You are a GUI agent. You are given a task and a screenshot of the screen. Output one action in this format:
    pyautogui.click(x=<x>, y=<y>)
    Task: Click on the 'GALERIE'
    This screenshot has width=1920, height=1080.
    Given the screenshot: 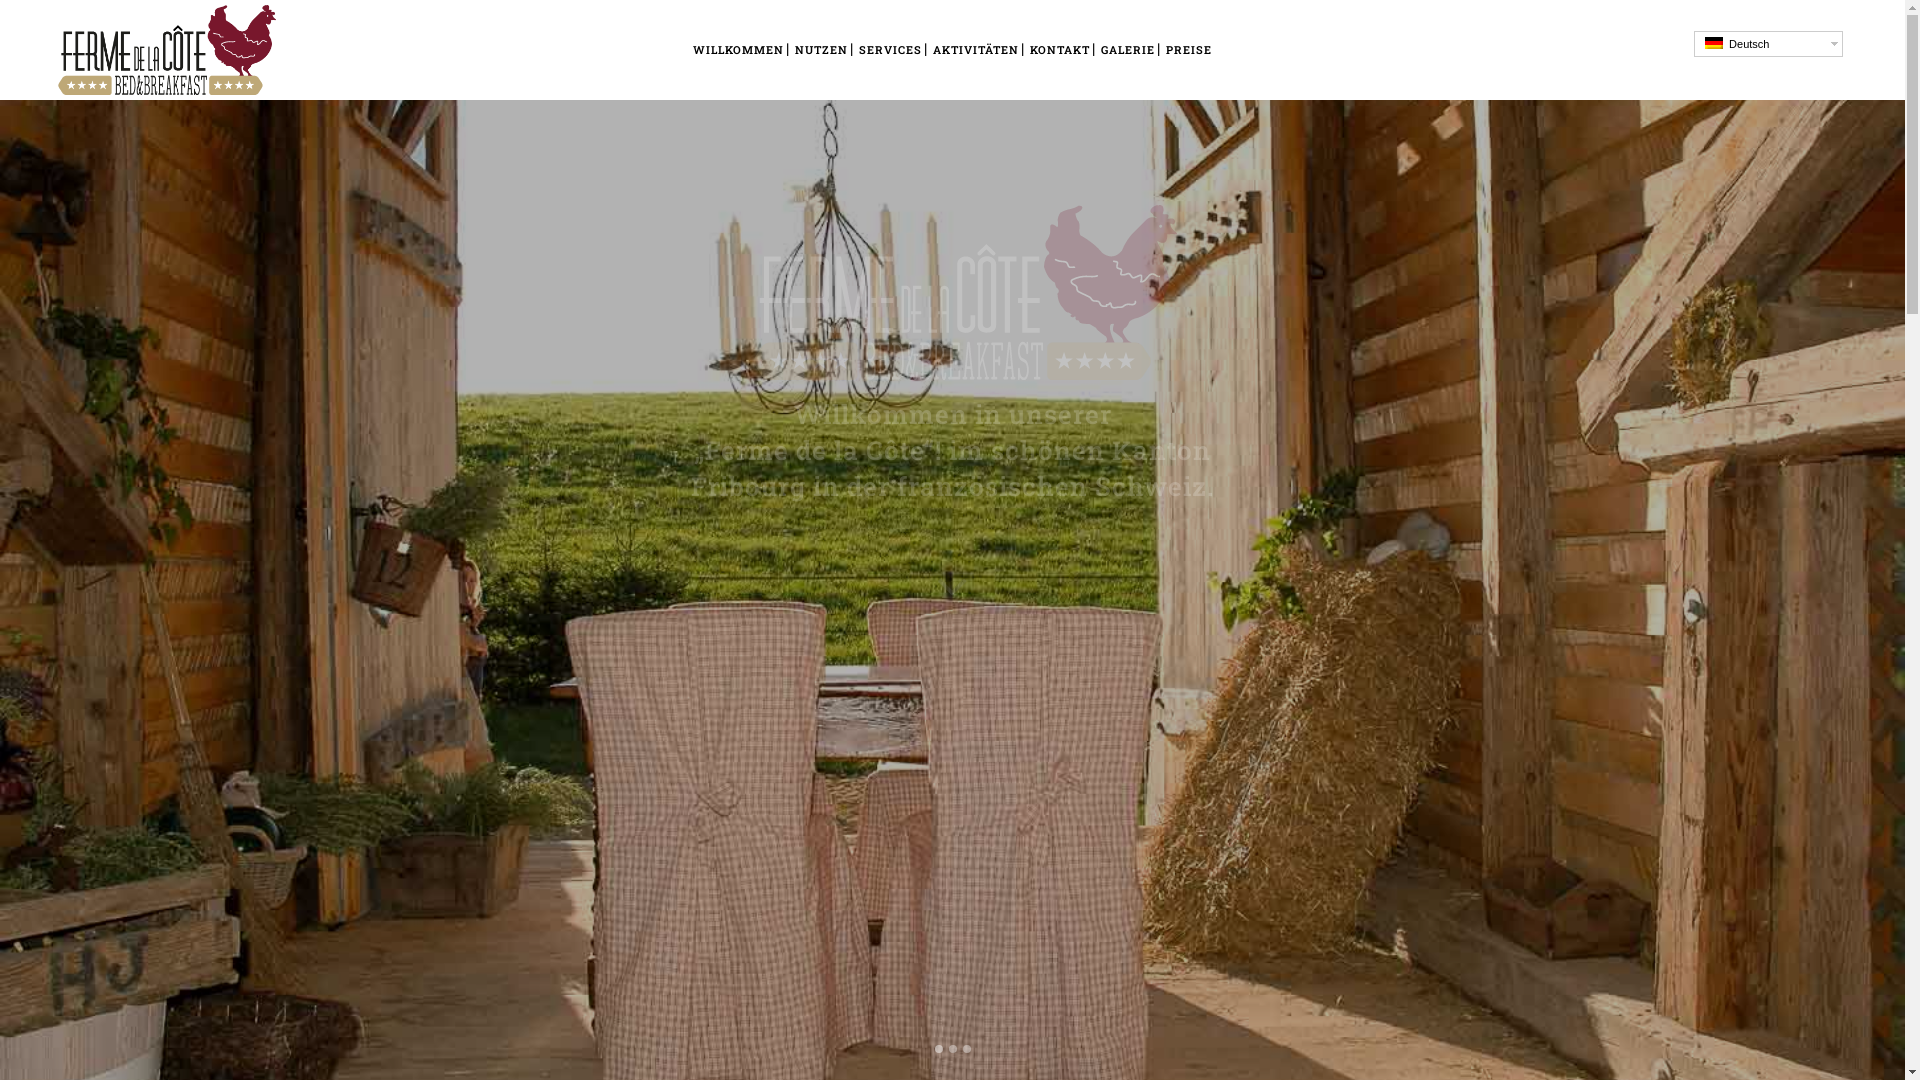 What is the action you would take?
    pyautogui.click(x=1128, y=49)
    